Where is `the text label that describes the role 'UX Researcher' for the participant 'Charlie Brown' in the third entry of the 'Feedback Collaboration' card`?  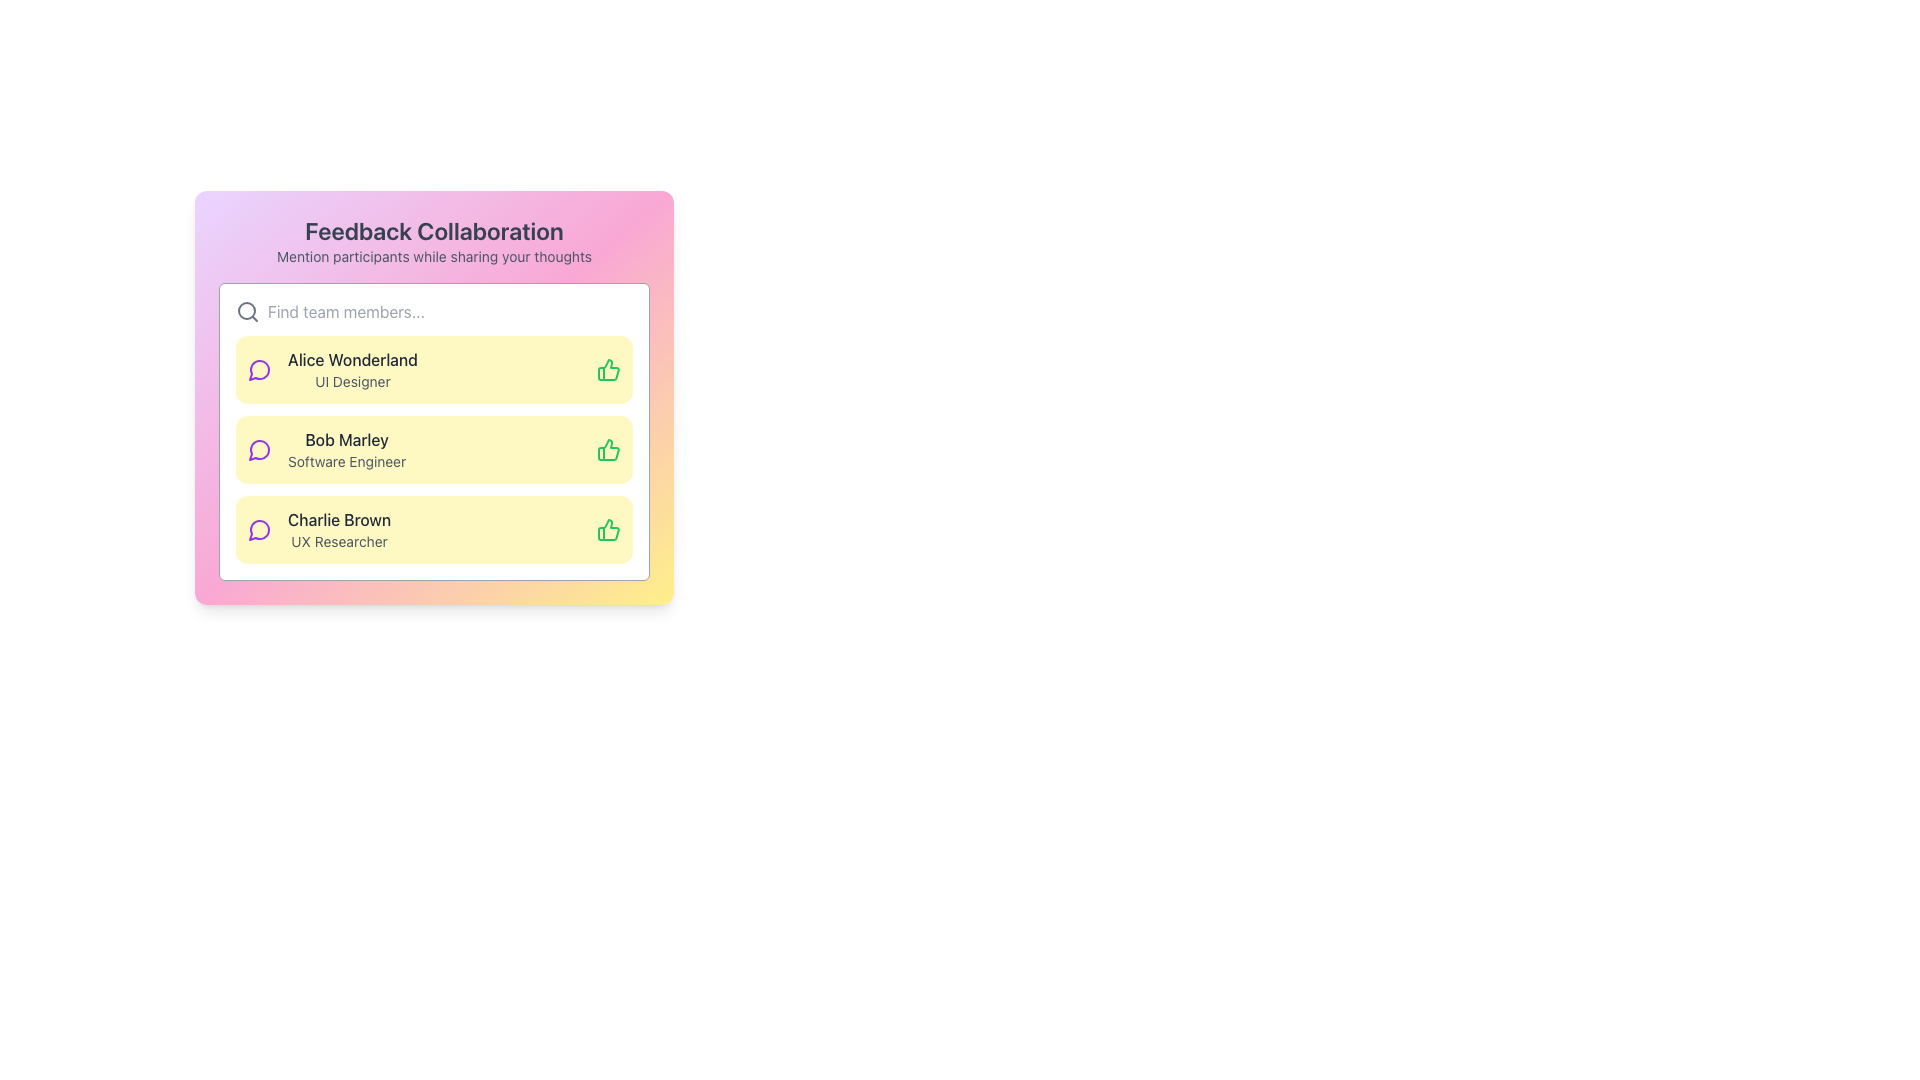
the text label that describes the role 'UX Researcher' for the participant 'Charlie Brown' in the third entry of the 'Feedback Collaboration' card is located at coordinates (339, 542).